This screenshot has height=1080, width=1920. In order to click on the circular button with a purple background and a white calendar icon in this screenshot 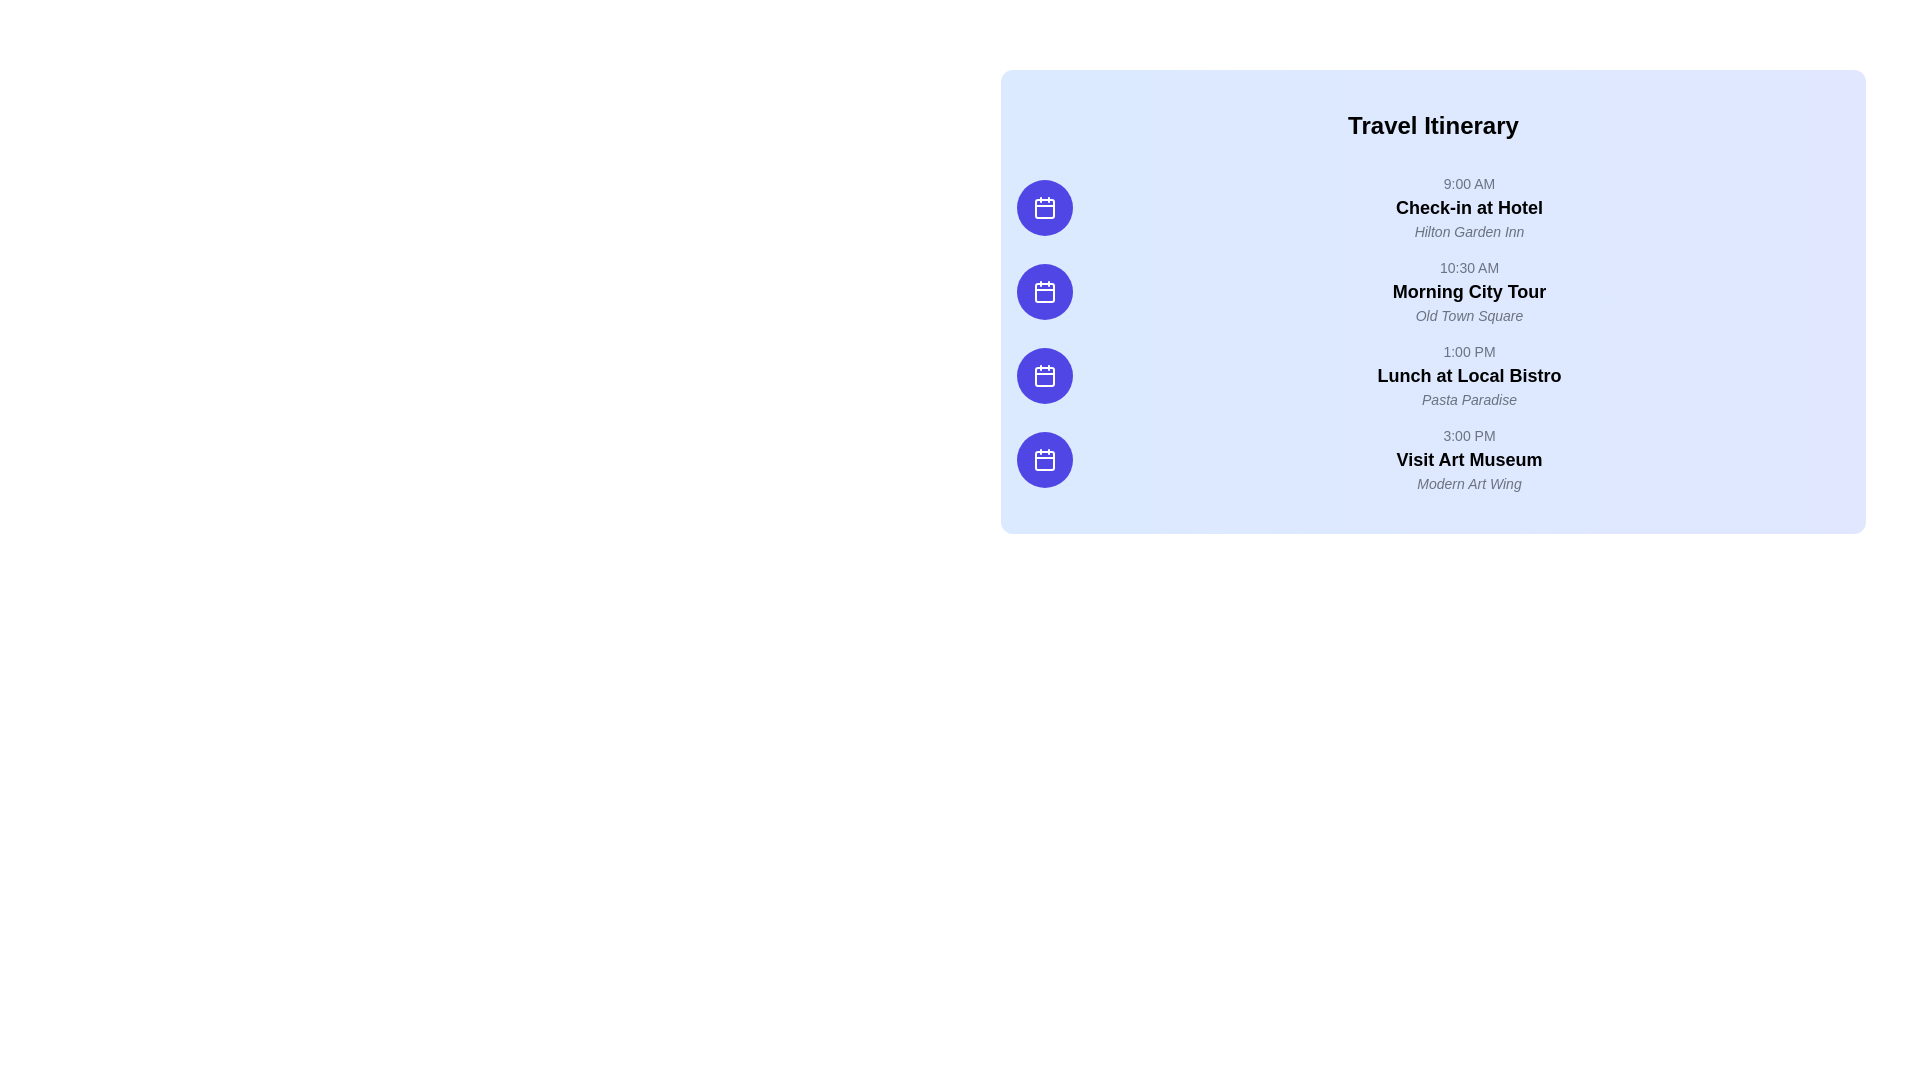, I will do `click(1044, 375)`.